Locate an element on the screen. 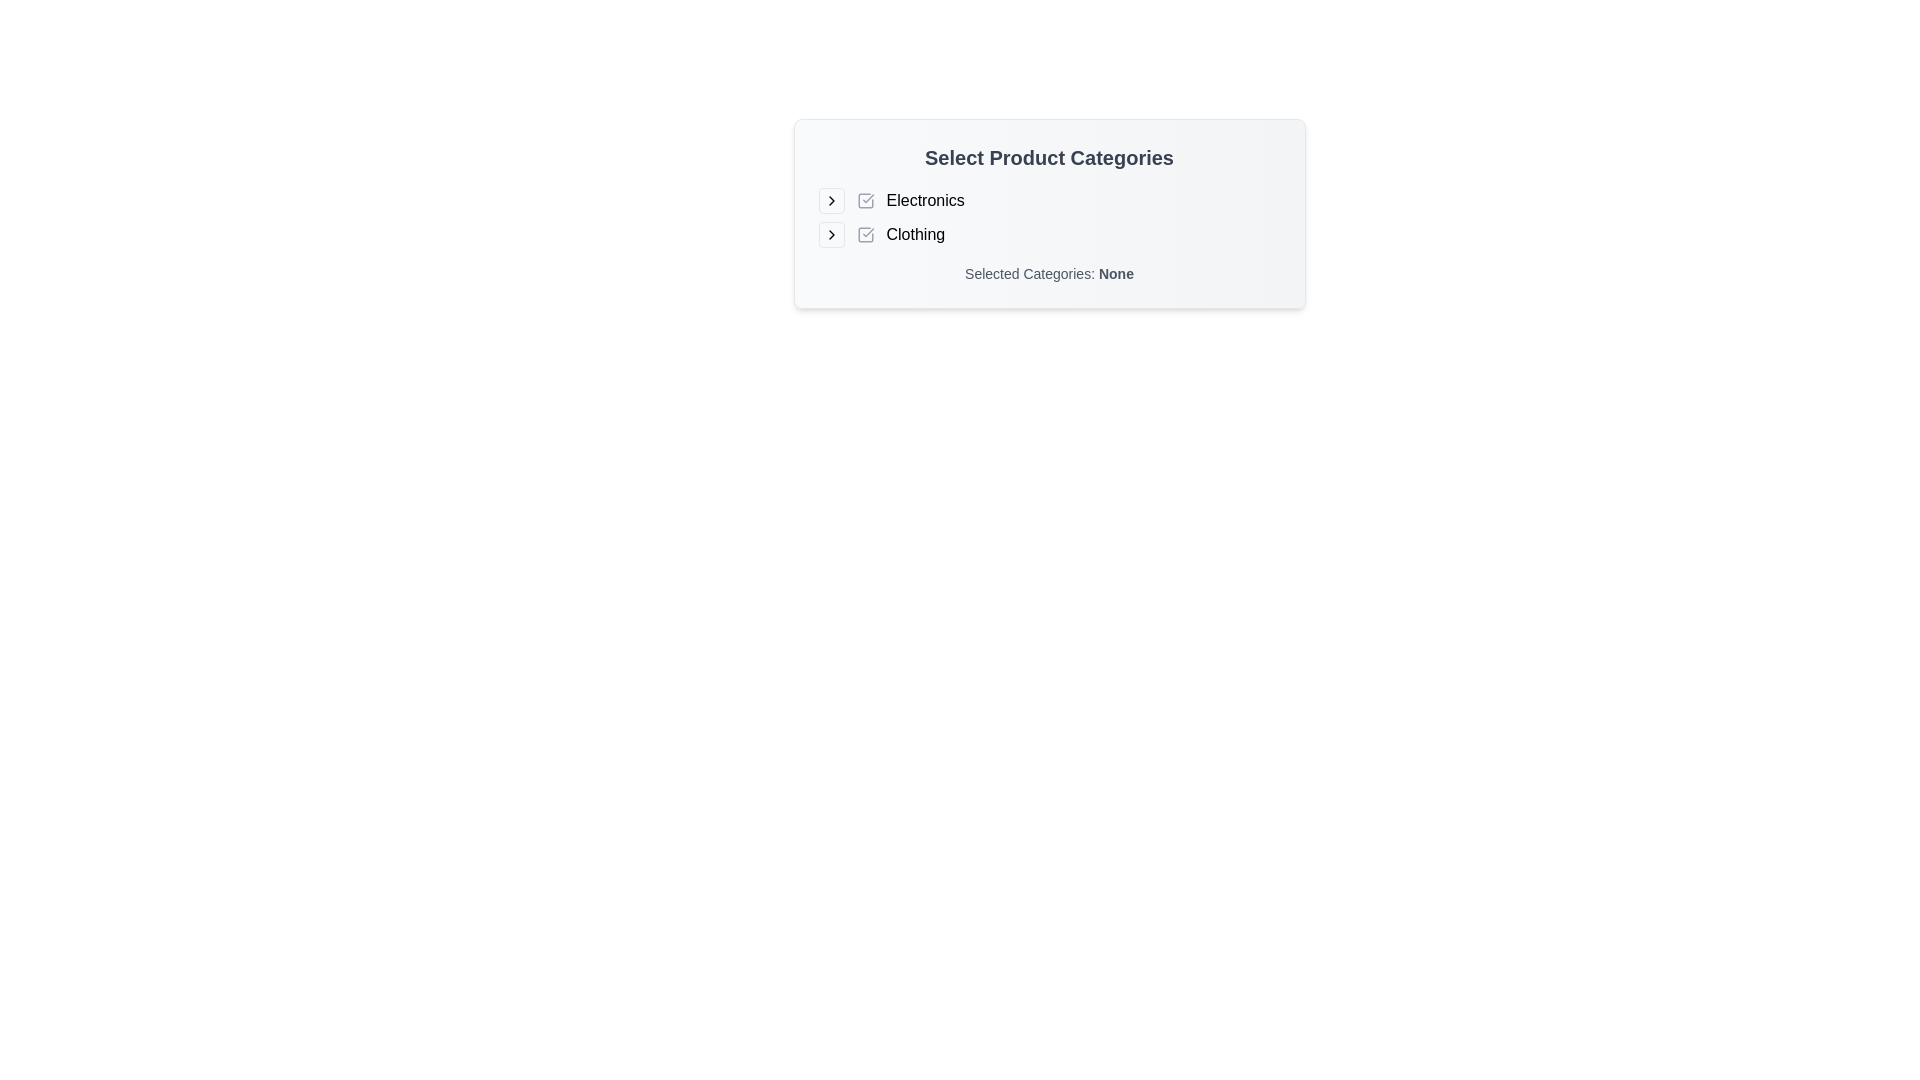 The height and width of the screenshot is (1080, 1920). the checkbox represented by an SVG graphic located to the left of the 'Electronics' label in the product categories list is located at coordinates (865, 200).